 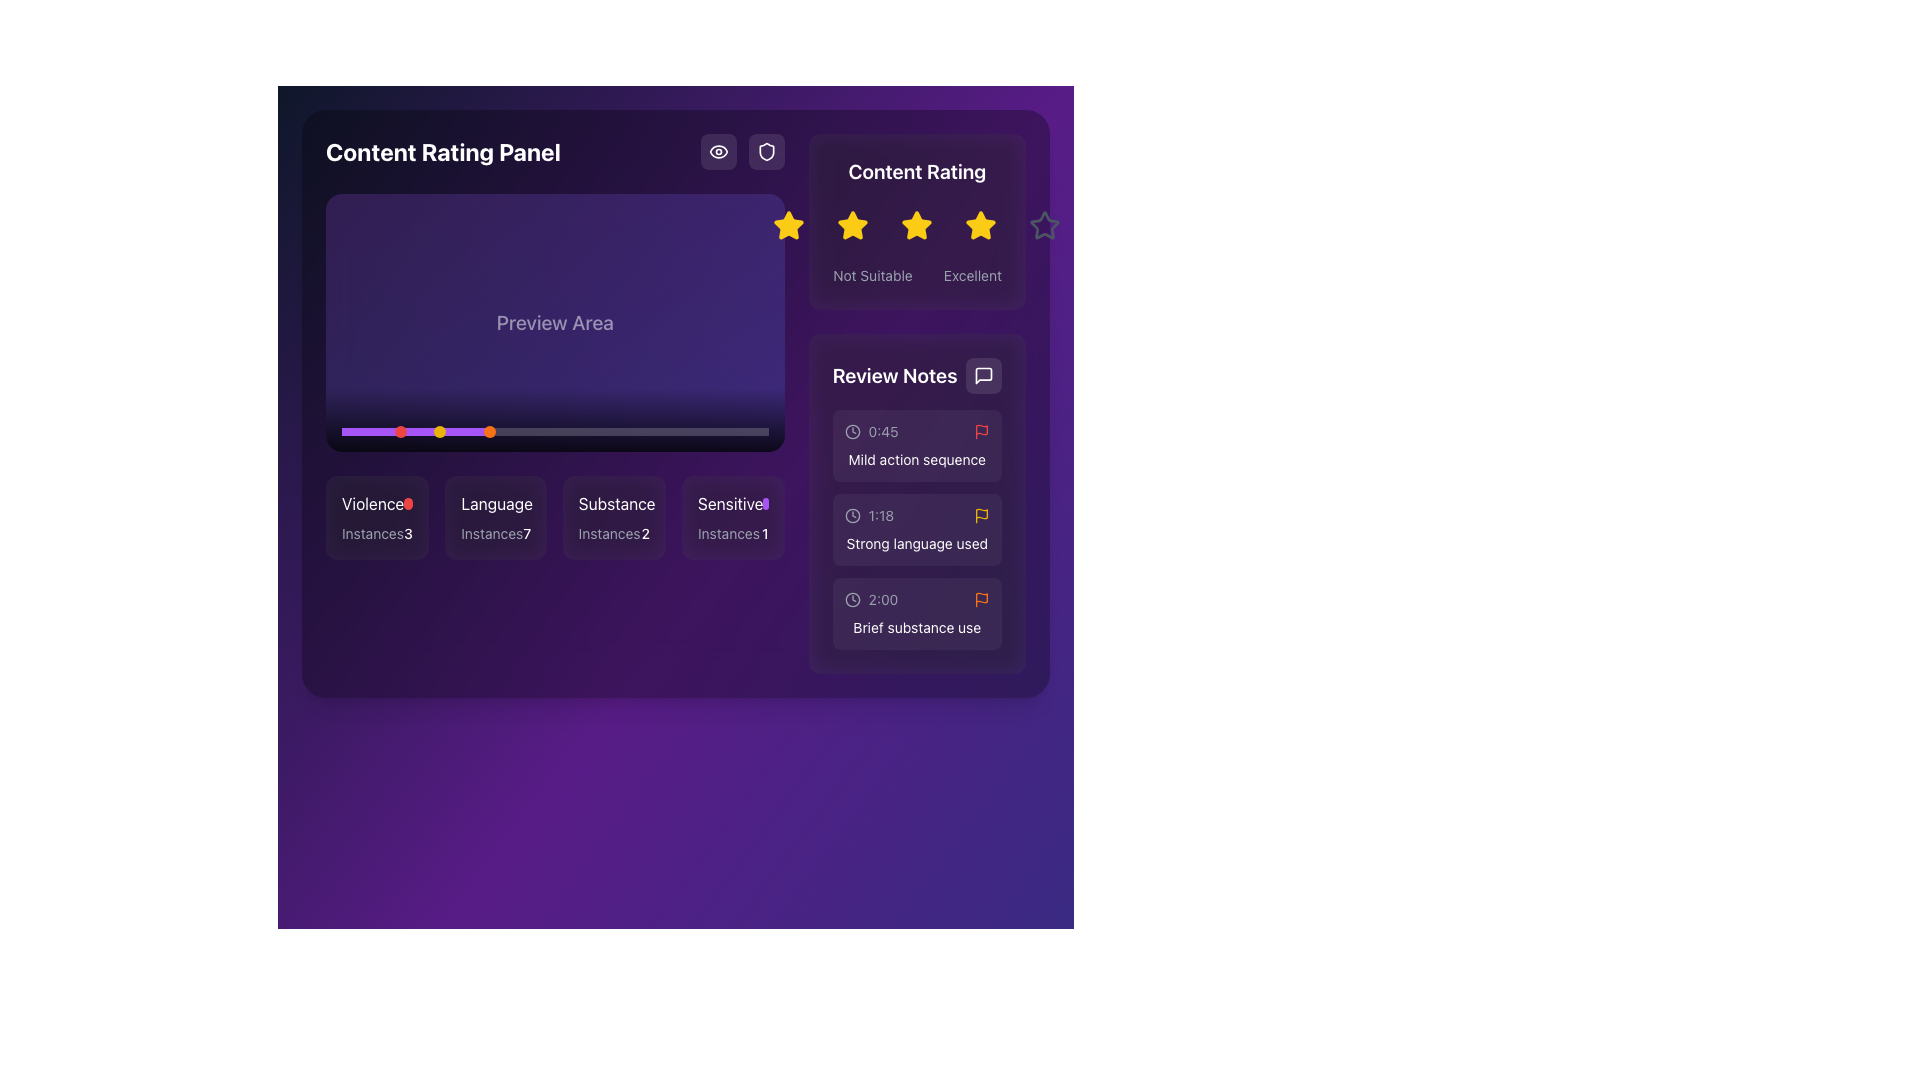 What do you see at coordinates (981, 428) in the screenshot?
I see `the SVG icon in the 'Review Notes' section, which is positioned to the right of a timestamp-text pair` at bounding box center [981, 428].